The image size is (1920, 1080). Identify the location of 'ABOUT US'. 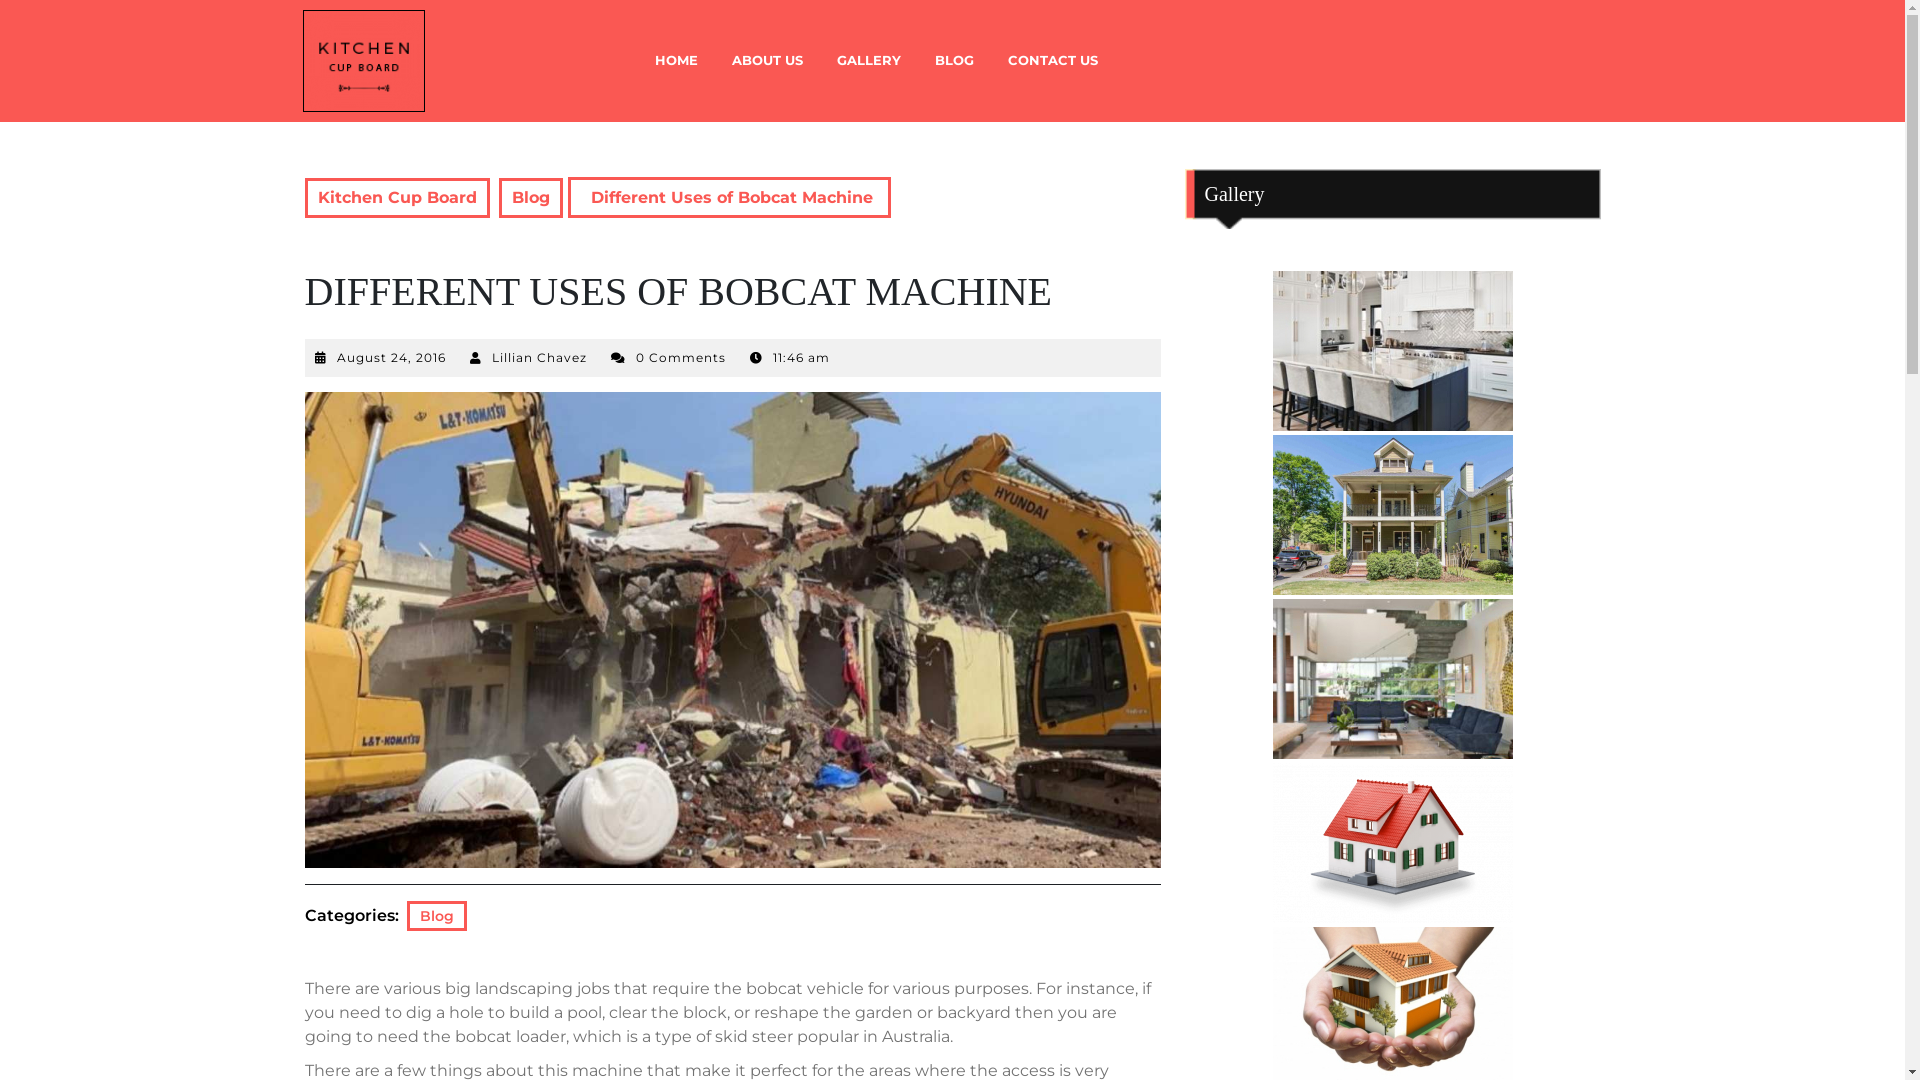
(765, 60).